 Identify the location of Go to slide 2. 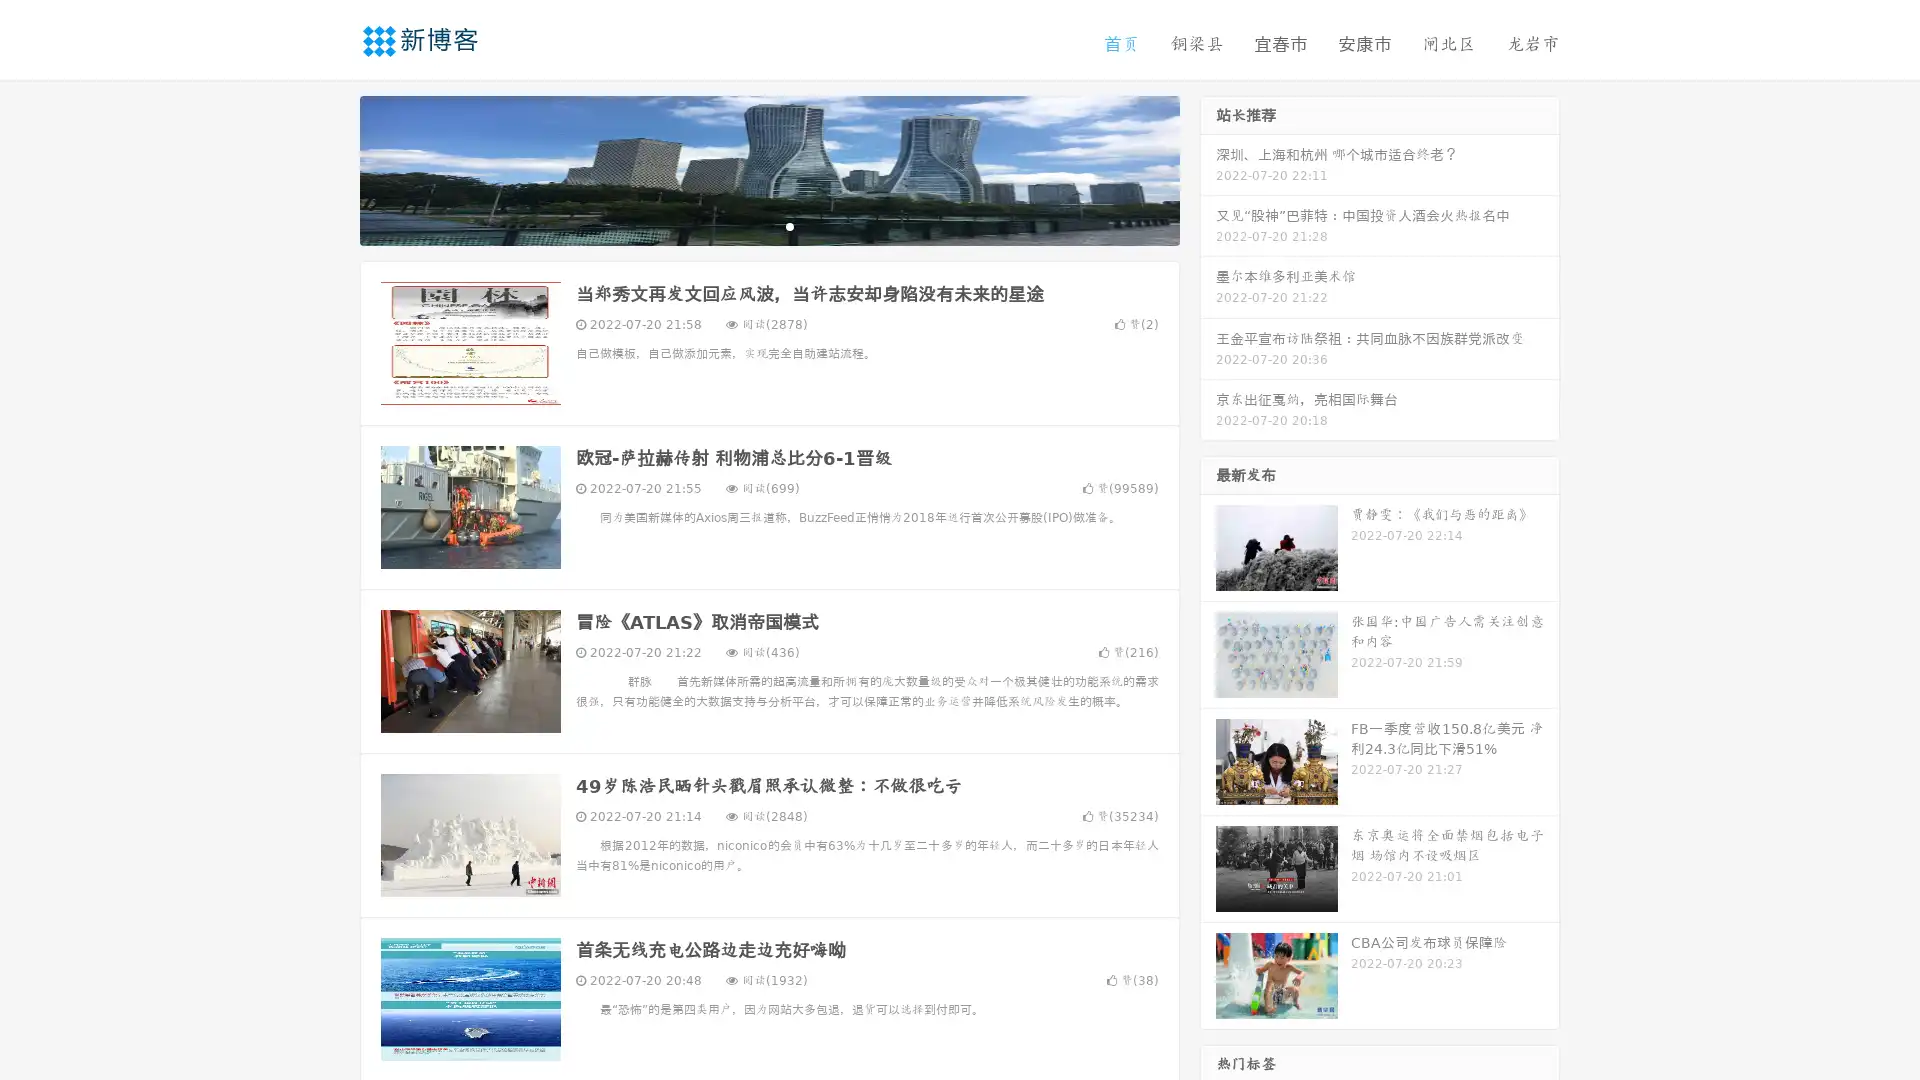
(768, 225).